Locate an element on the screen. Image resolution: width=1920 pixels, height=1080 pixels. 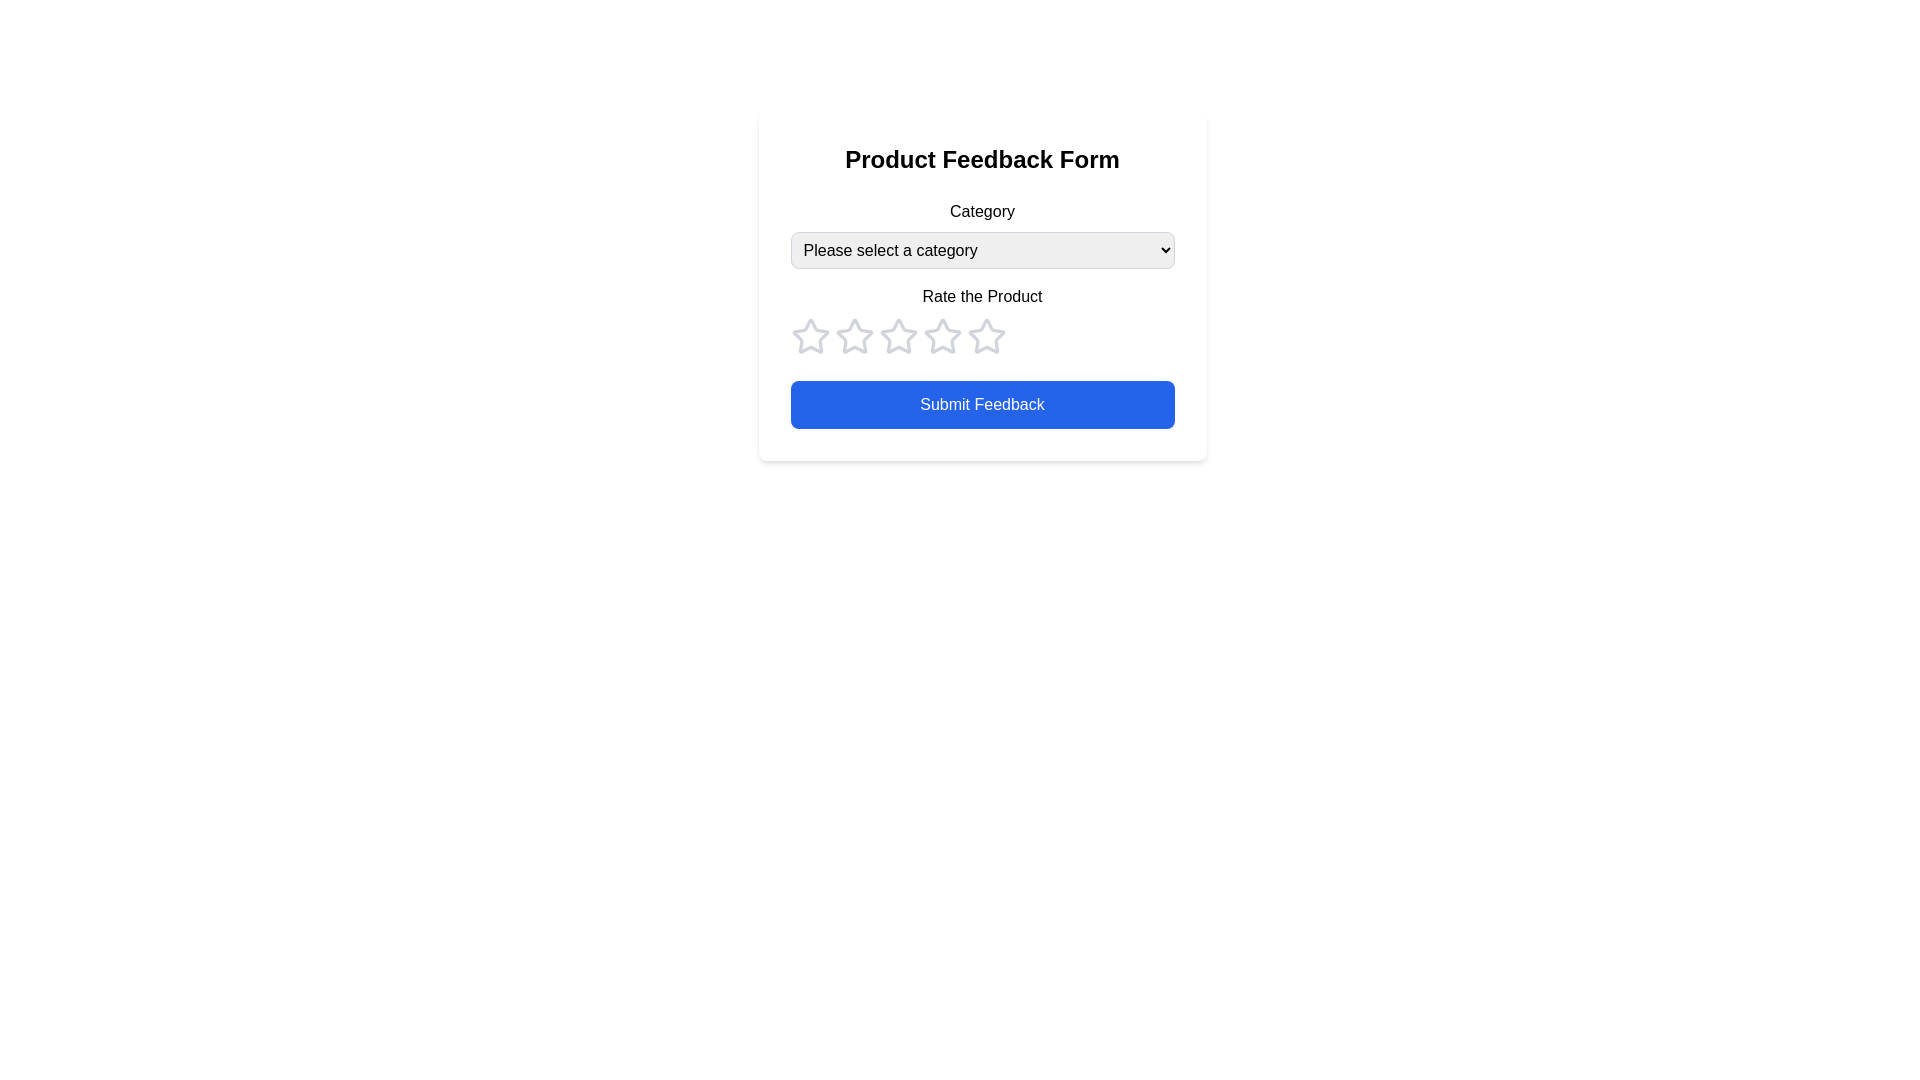
the fifth star-shaped rating icon, which is light gray and interactive is located at coordinates (986, 335).